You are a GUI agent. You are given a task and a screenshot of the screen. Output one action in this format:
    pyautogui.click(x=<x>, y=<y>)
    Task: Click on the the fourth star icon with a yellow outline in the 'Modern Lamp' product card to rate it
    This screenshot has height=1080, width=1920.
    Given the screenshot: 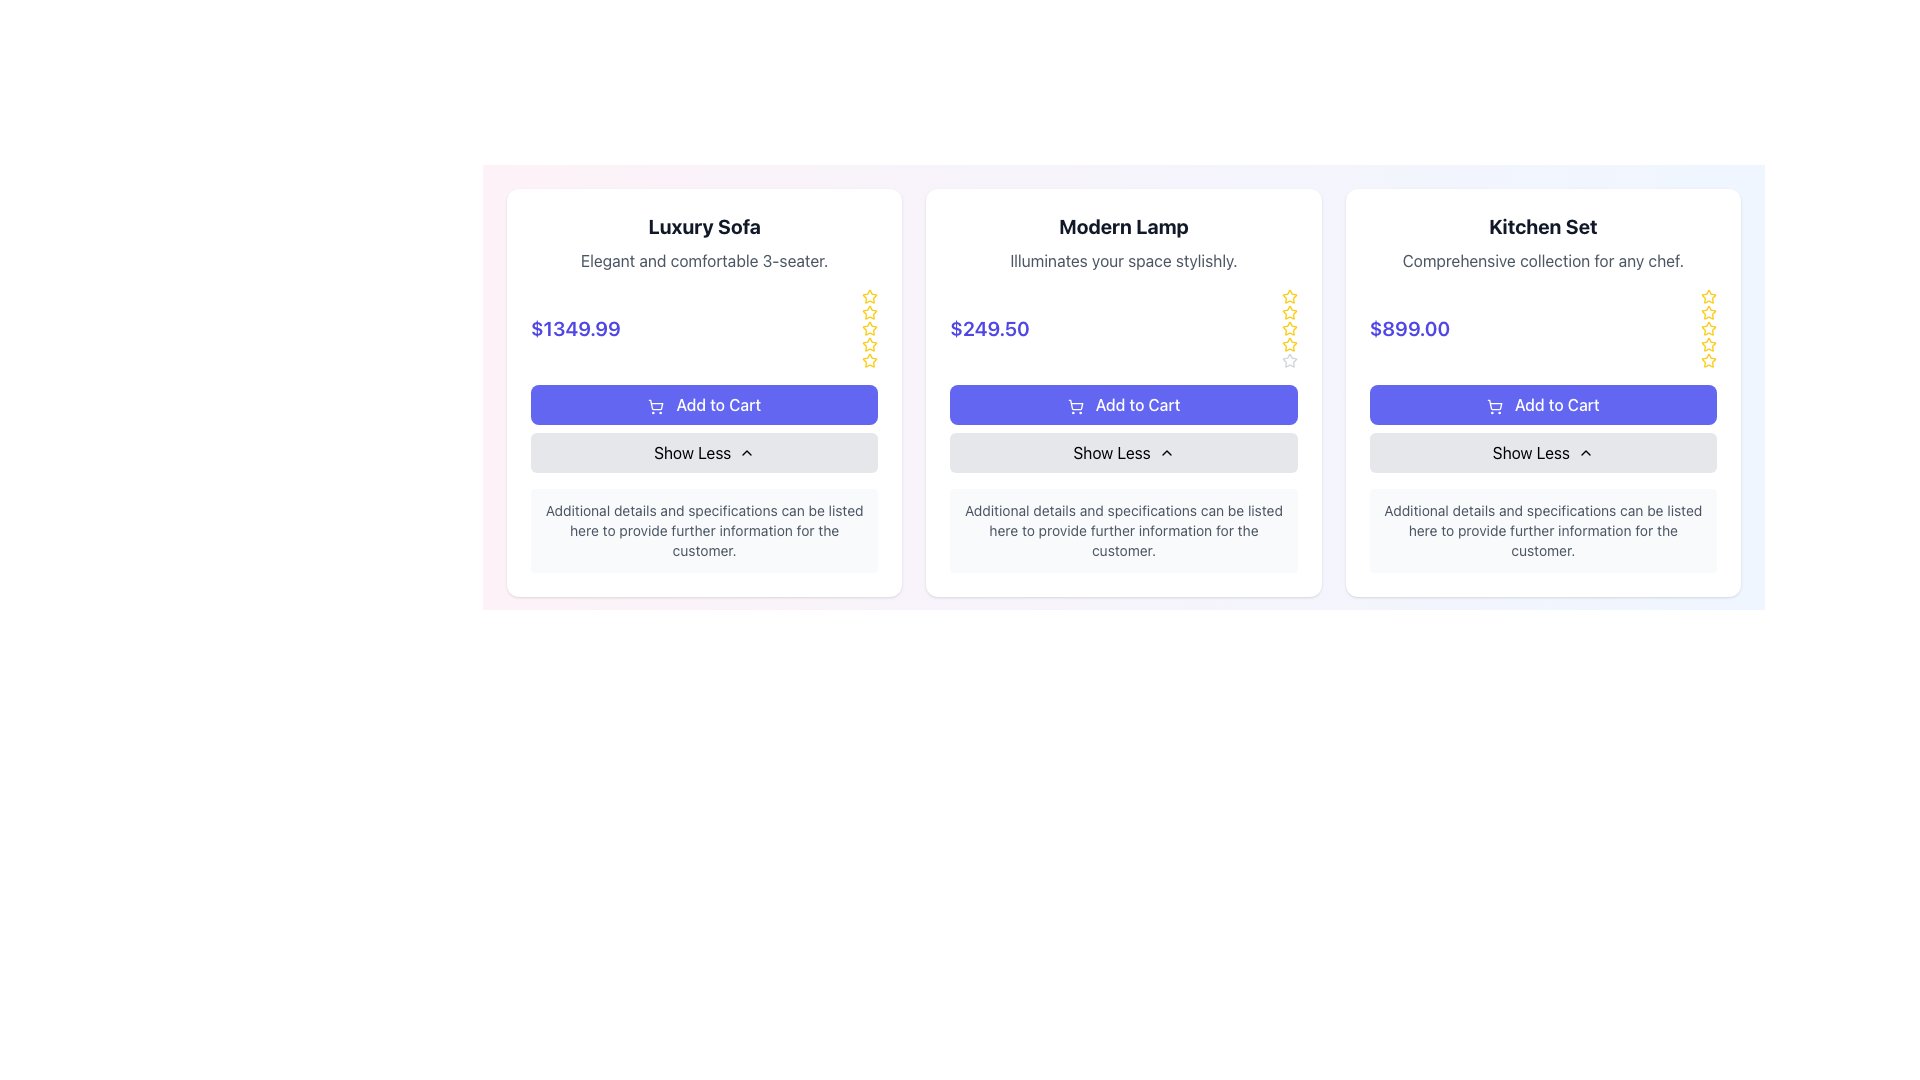 What is the action you would take?
    pyautogui.click(x=1289, y=343)
    